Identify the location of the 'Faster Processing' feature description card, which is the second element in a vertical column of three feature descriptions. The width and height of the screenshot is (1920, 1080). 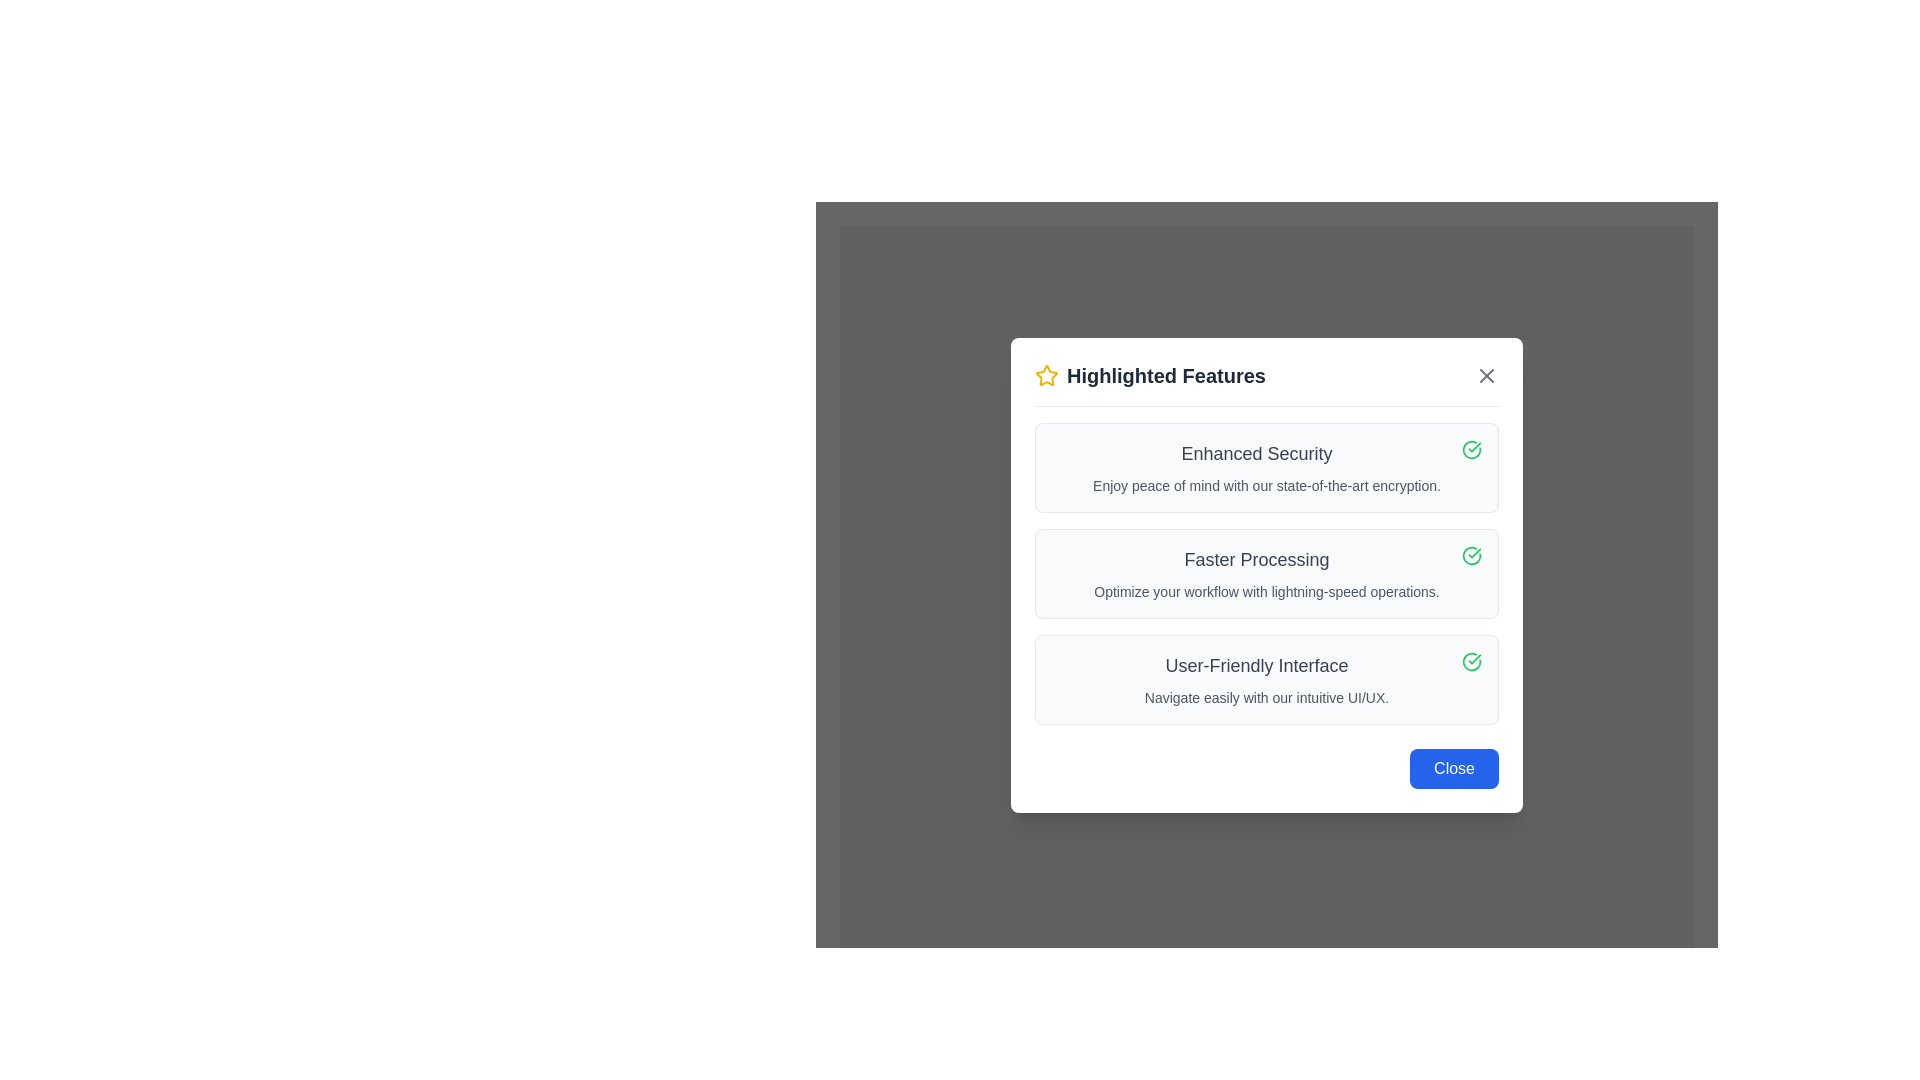
(1266, 573).